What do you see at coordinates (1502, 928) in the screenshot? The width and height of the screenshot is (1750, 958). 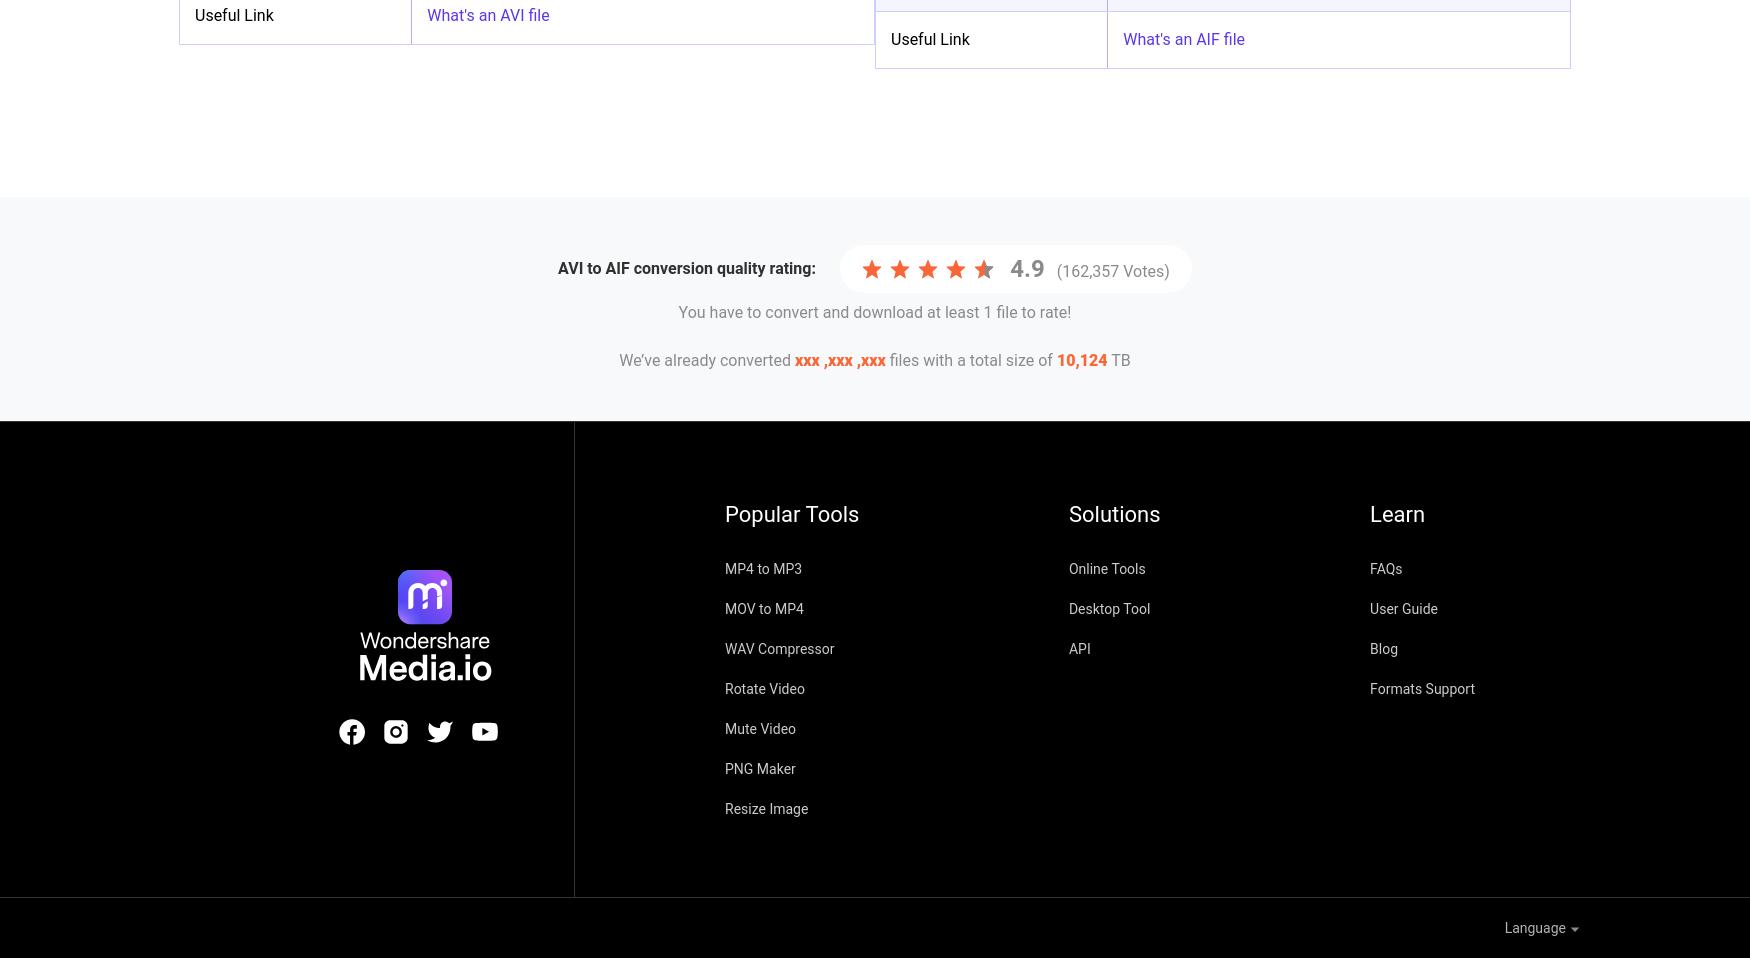 I see `'Language'` at bounding box center [1502, 928].